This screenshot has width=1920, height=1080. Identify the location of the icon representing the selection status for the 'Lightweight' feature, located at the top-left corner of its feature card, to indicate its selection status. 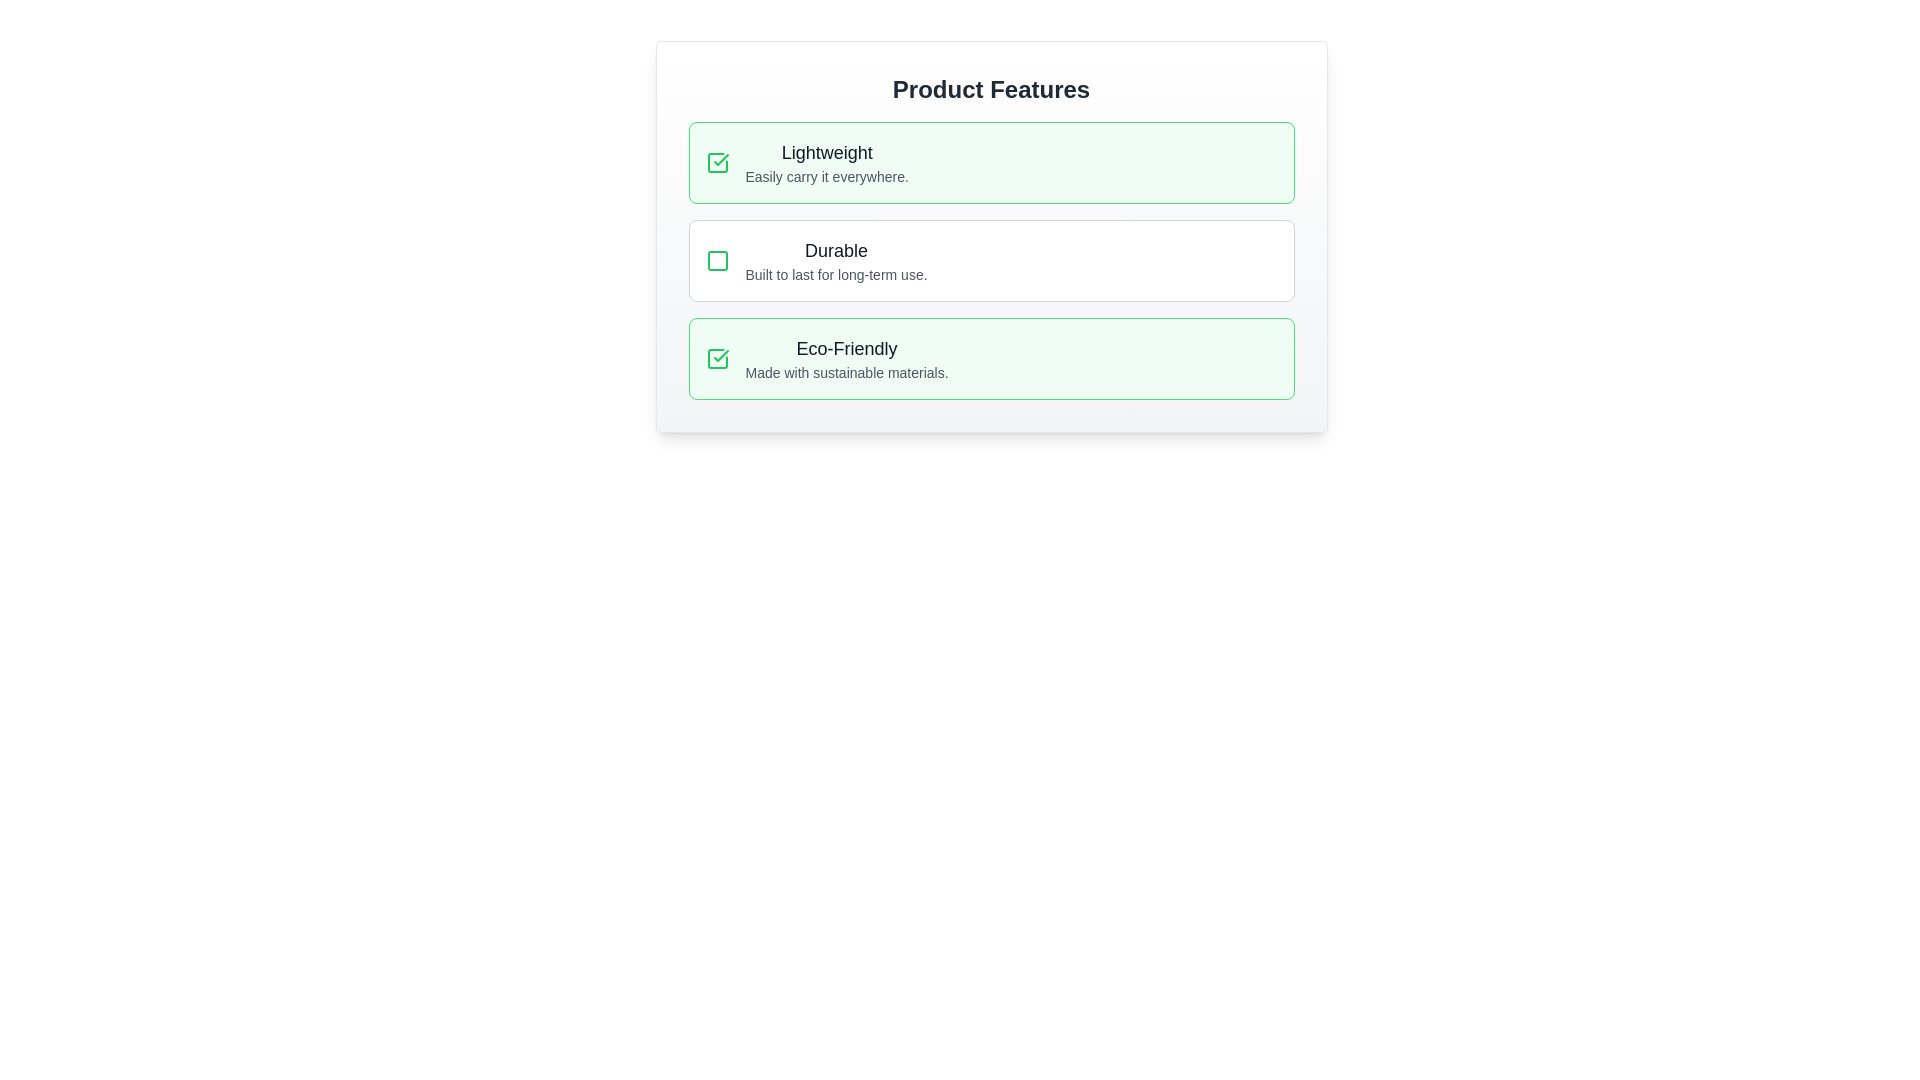
(717, 357).